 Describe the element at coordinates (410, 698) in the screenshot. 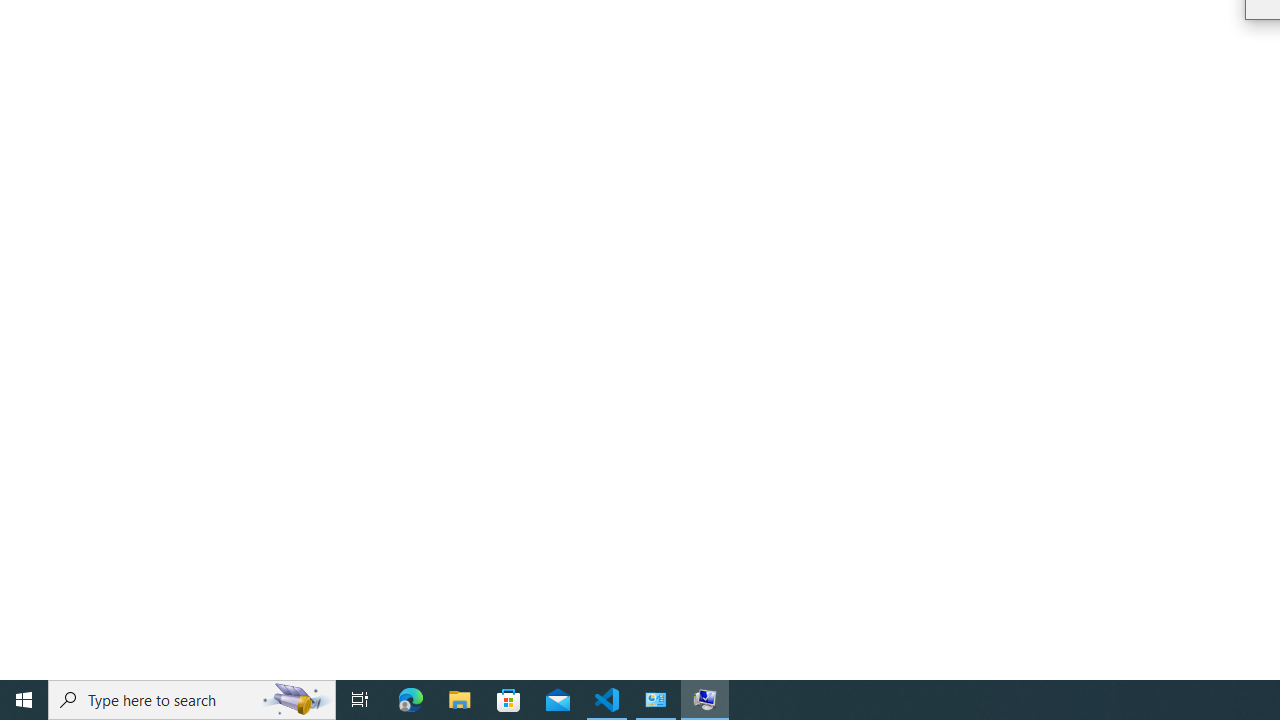

I see `'Microsoft Edge'` at that location.